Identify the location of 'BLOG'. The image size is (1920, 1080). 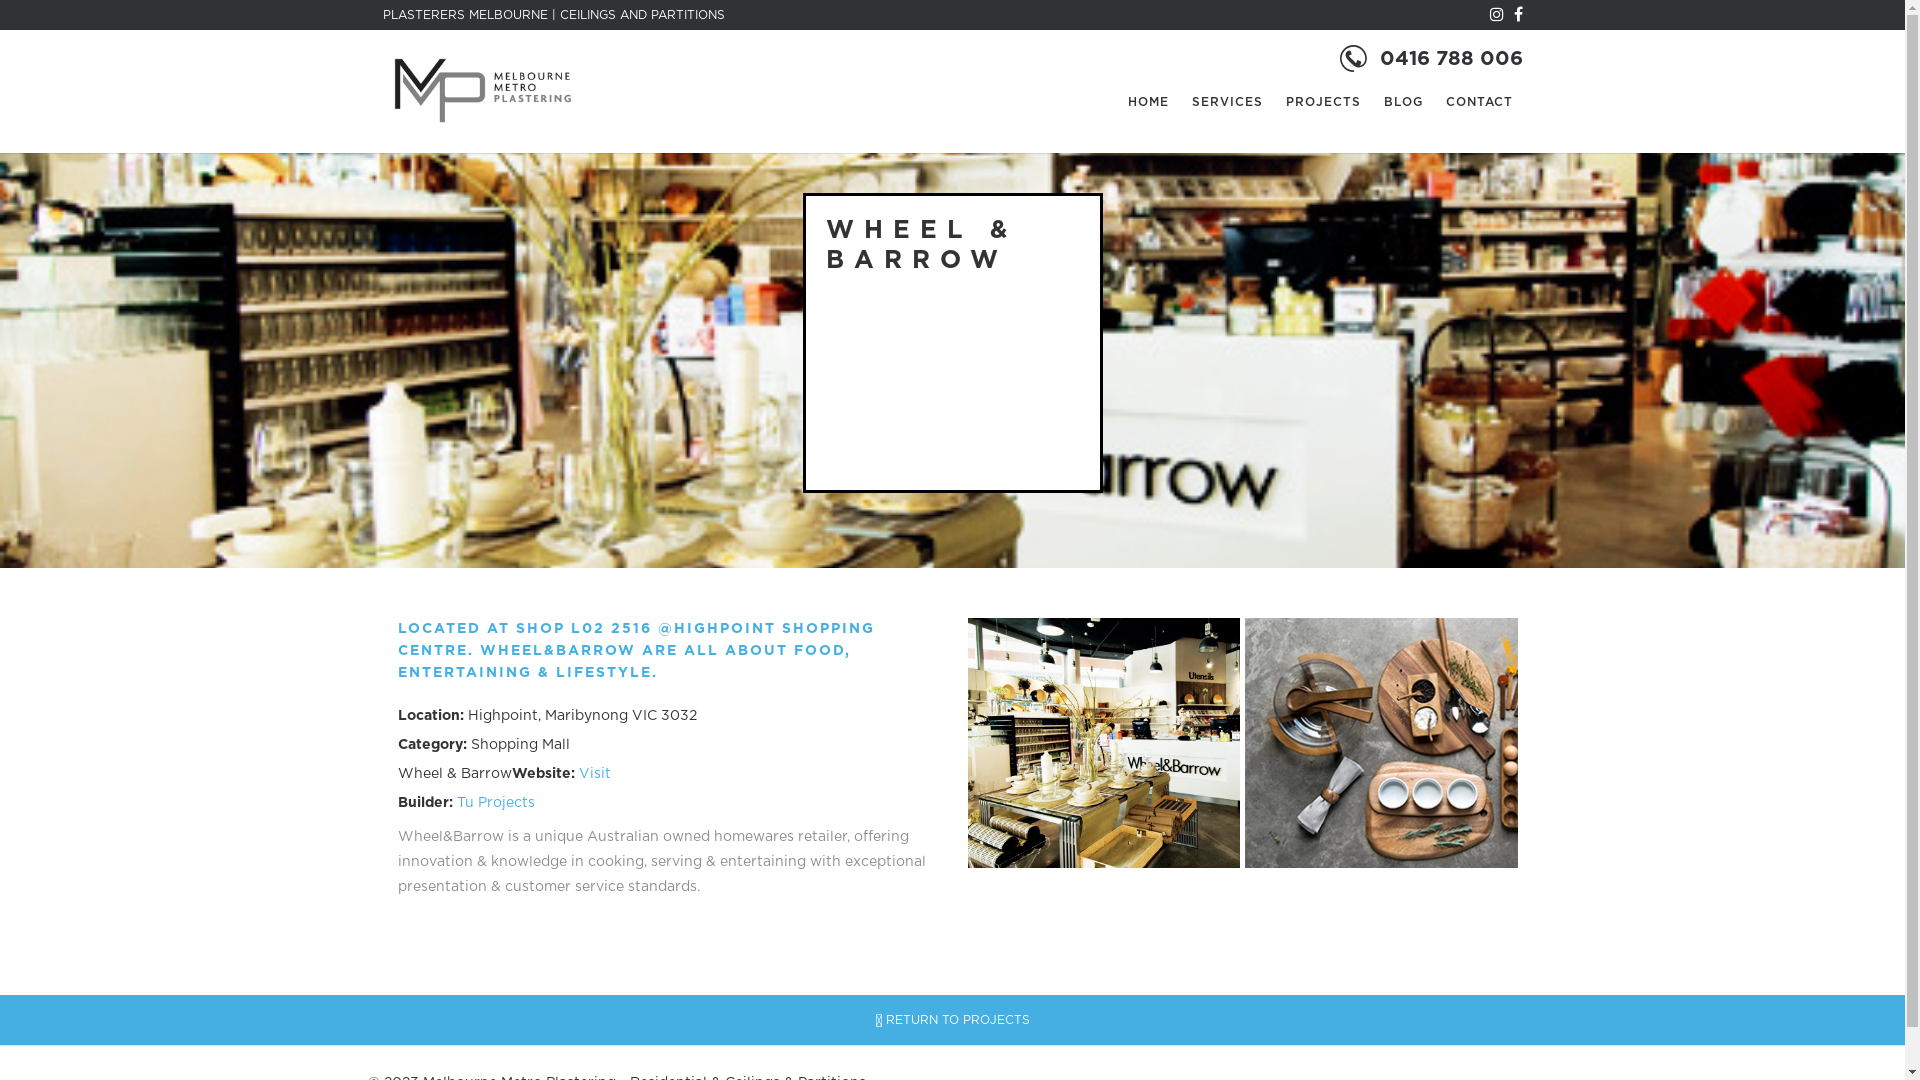
(1402, 101).